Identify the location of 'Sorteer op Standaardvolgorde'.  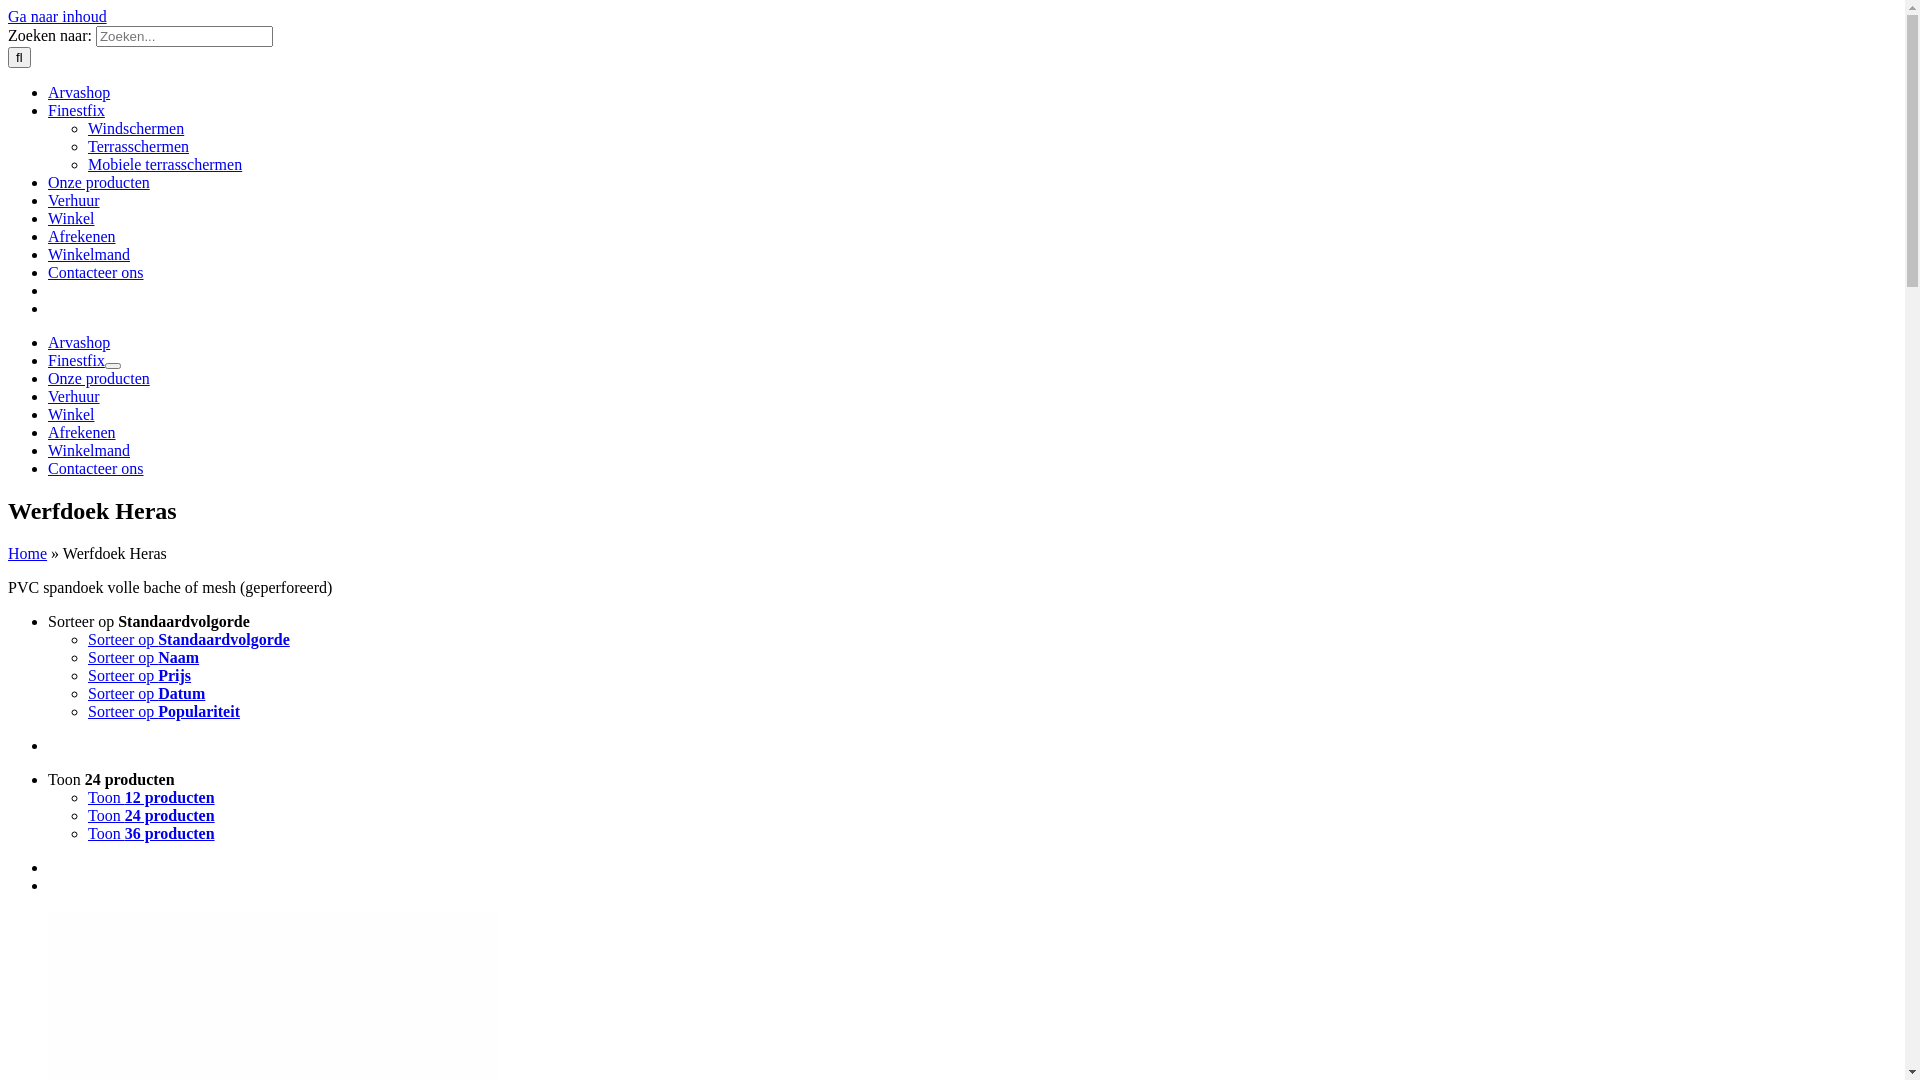
(188, 639).